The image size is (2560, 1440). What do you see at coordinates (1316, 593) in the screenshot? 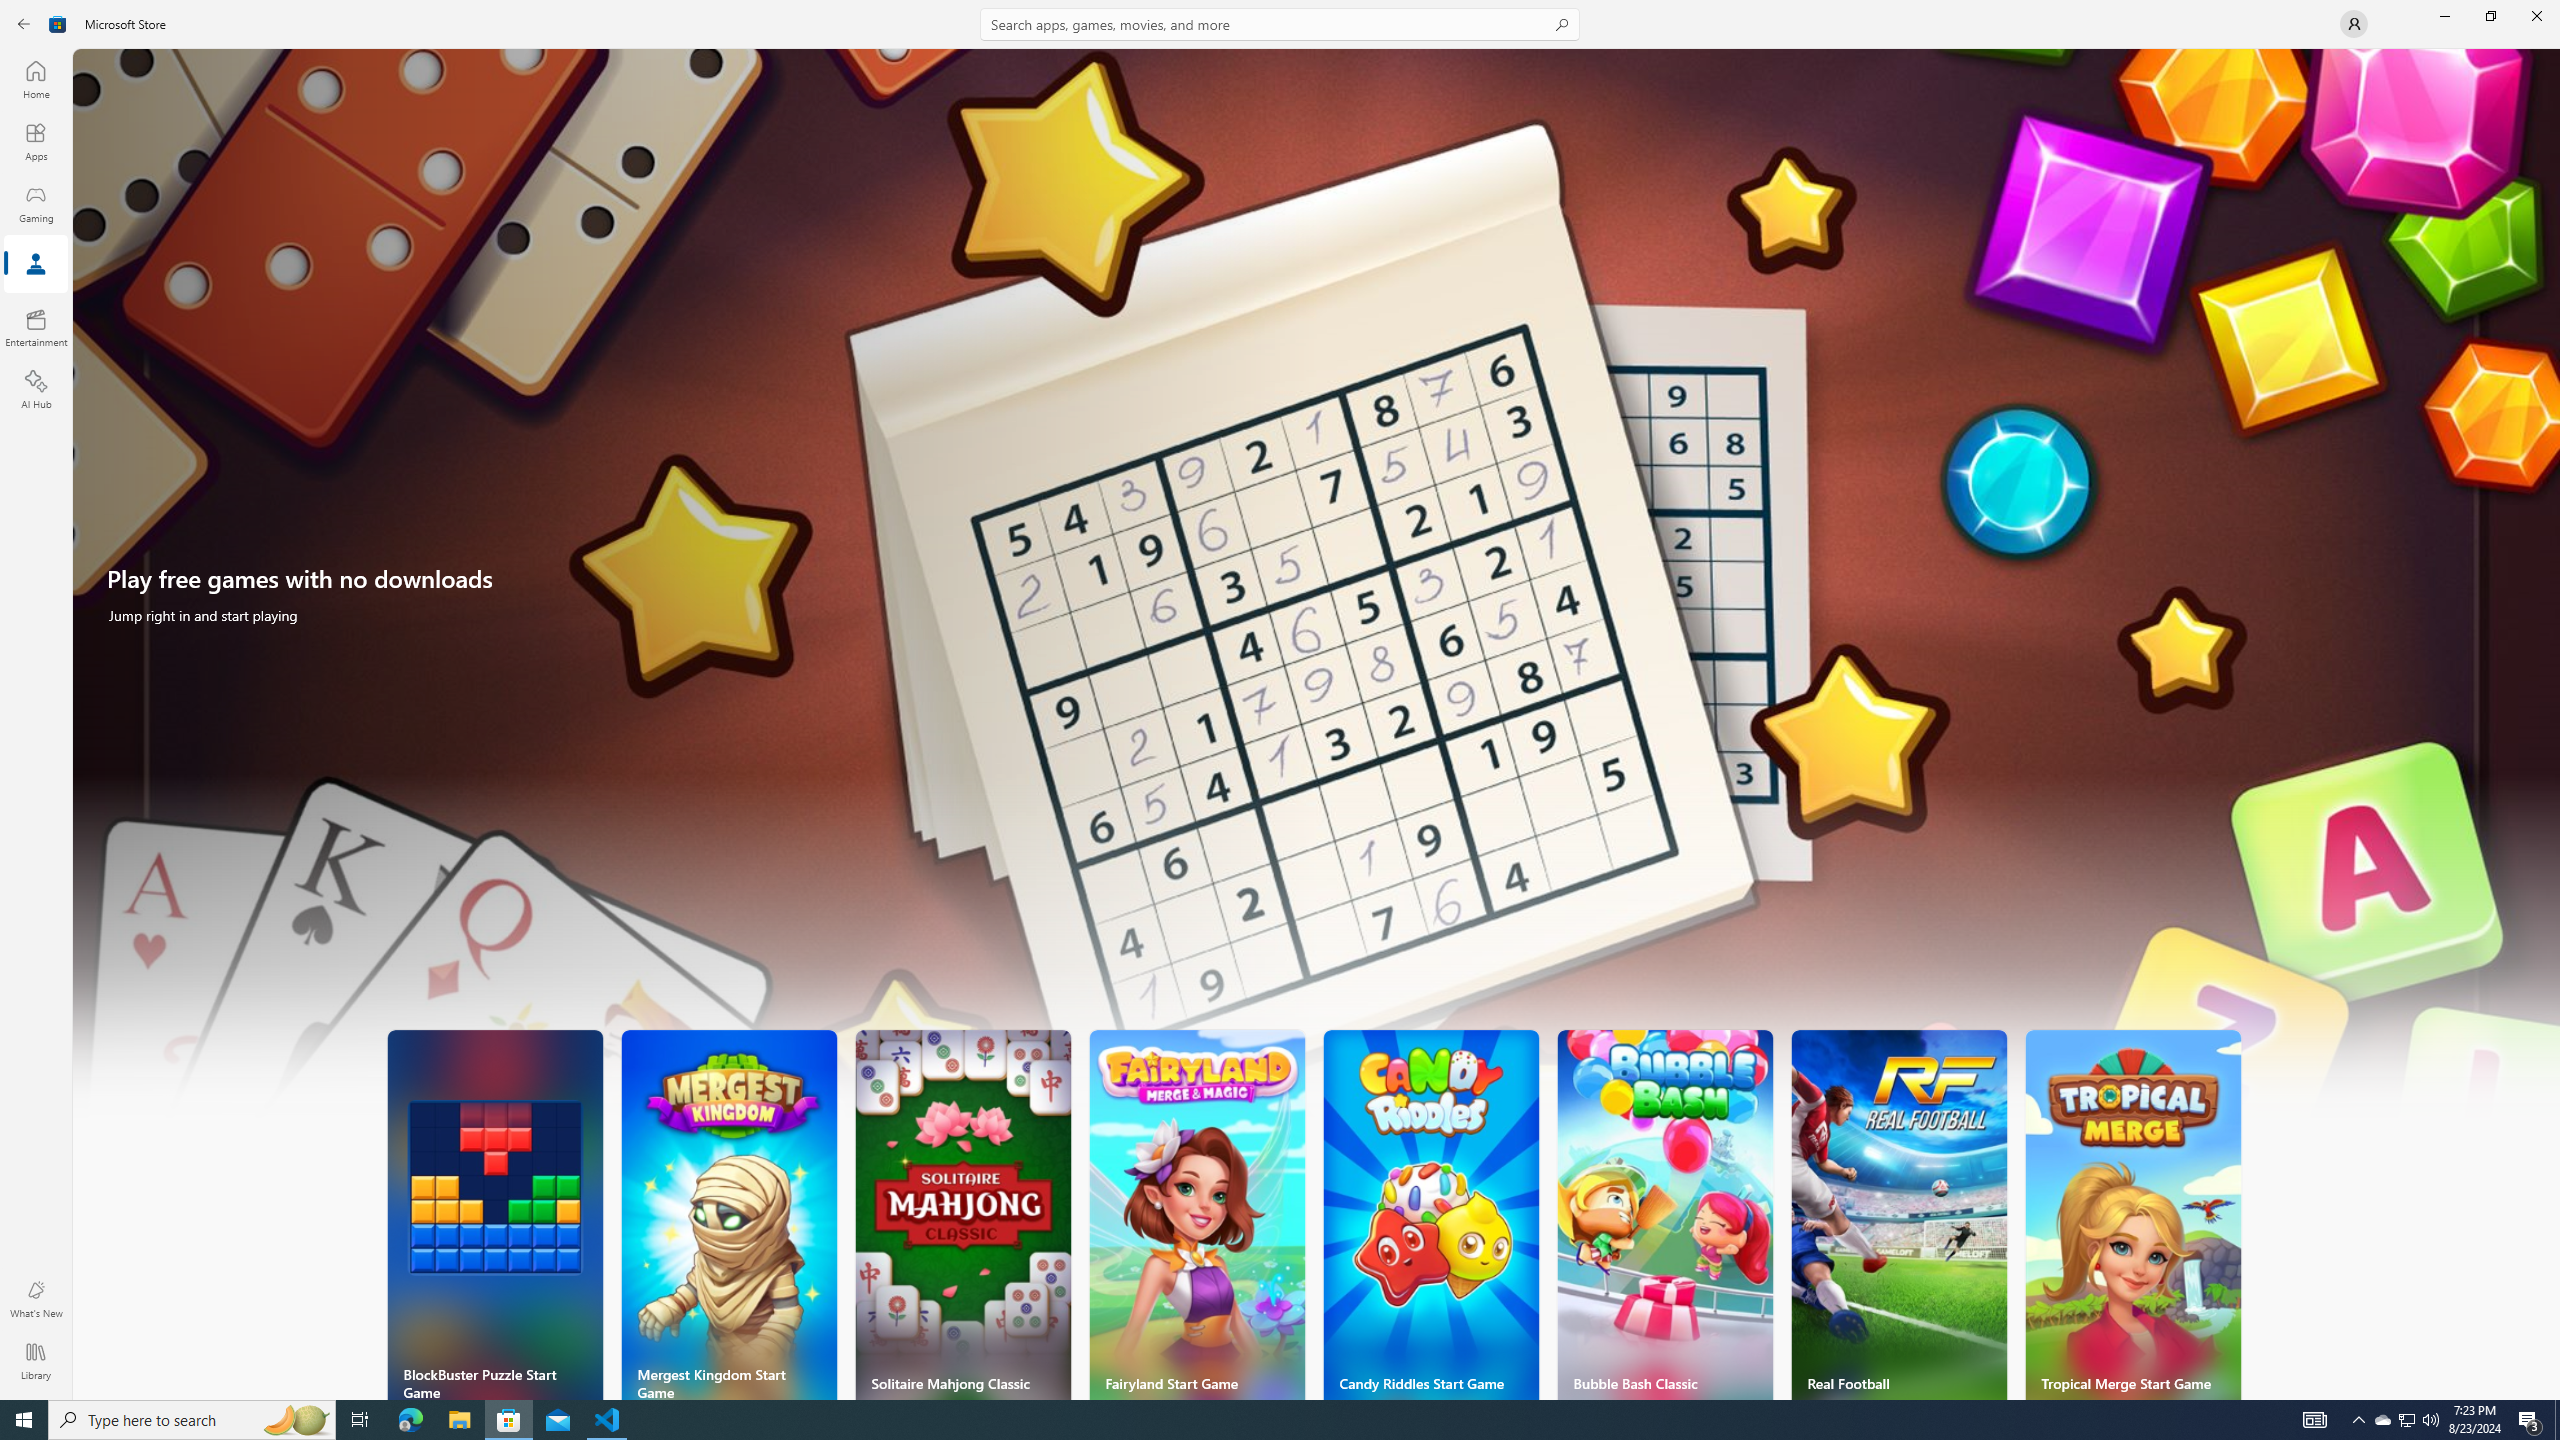
I see `'AutomationID: HeroImage'` at bounding box center [1316, 593].